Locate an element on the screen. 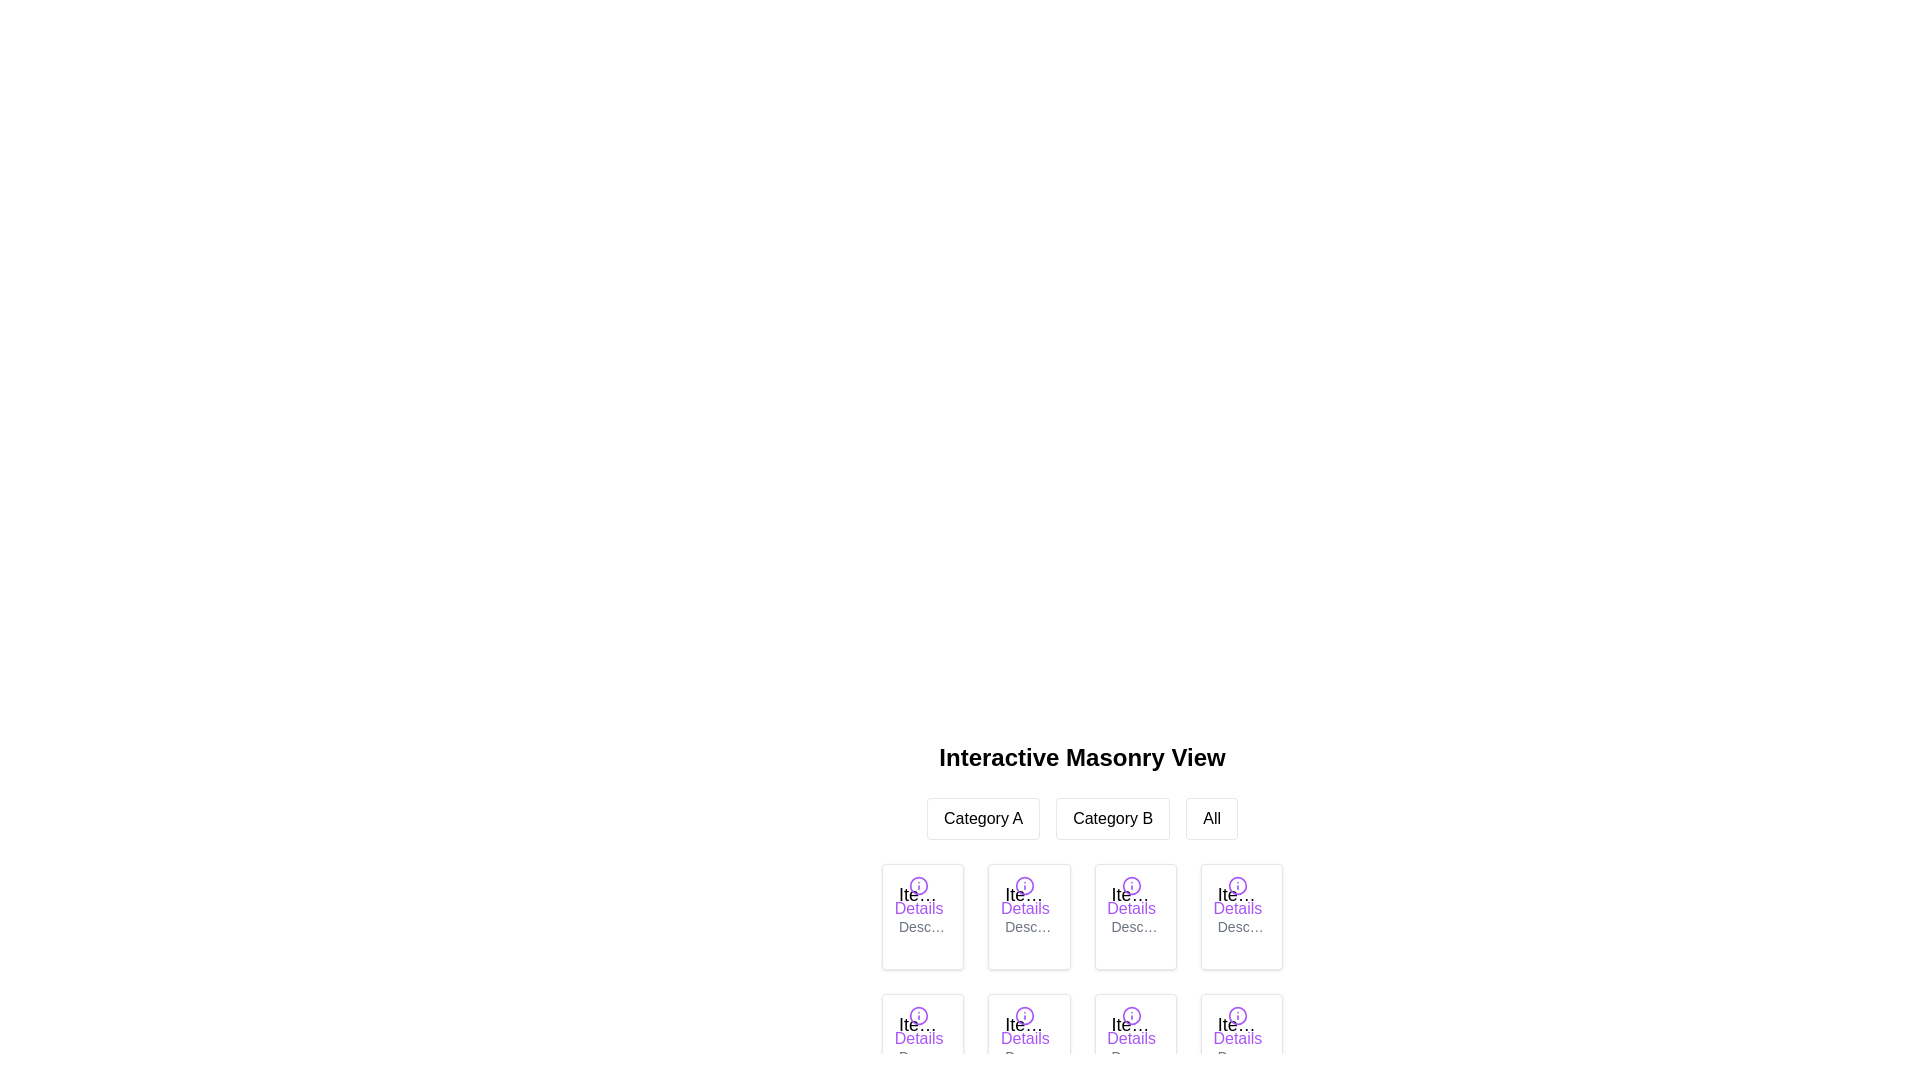 This screenshot has height=1080, width=1920. the information icon, which is a purple circular outline containing an 'info' symbol, located slightly to the left of the 'Details' text in the upper-right corner of the item in the masonry grid, to interact with the 'Details' section is located at coordinates (1236, 1015).